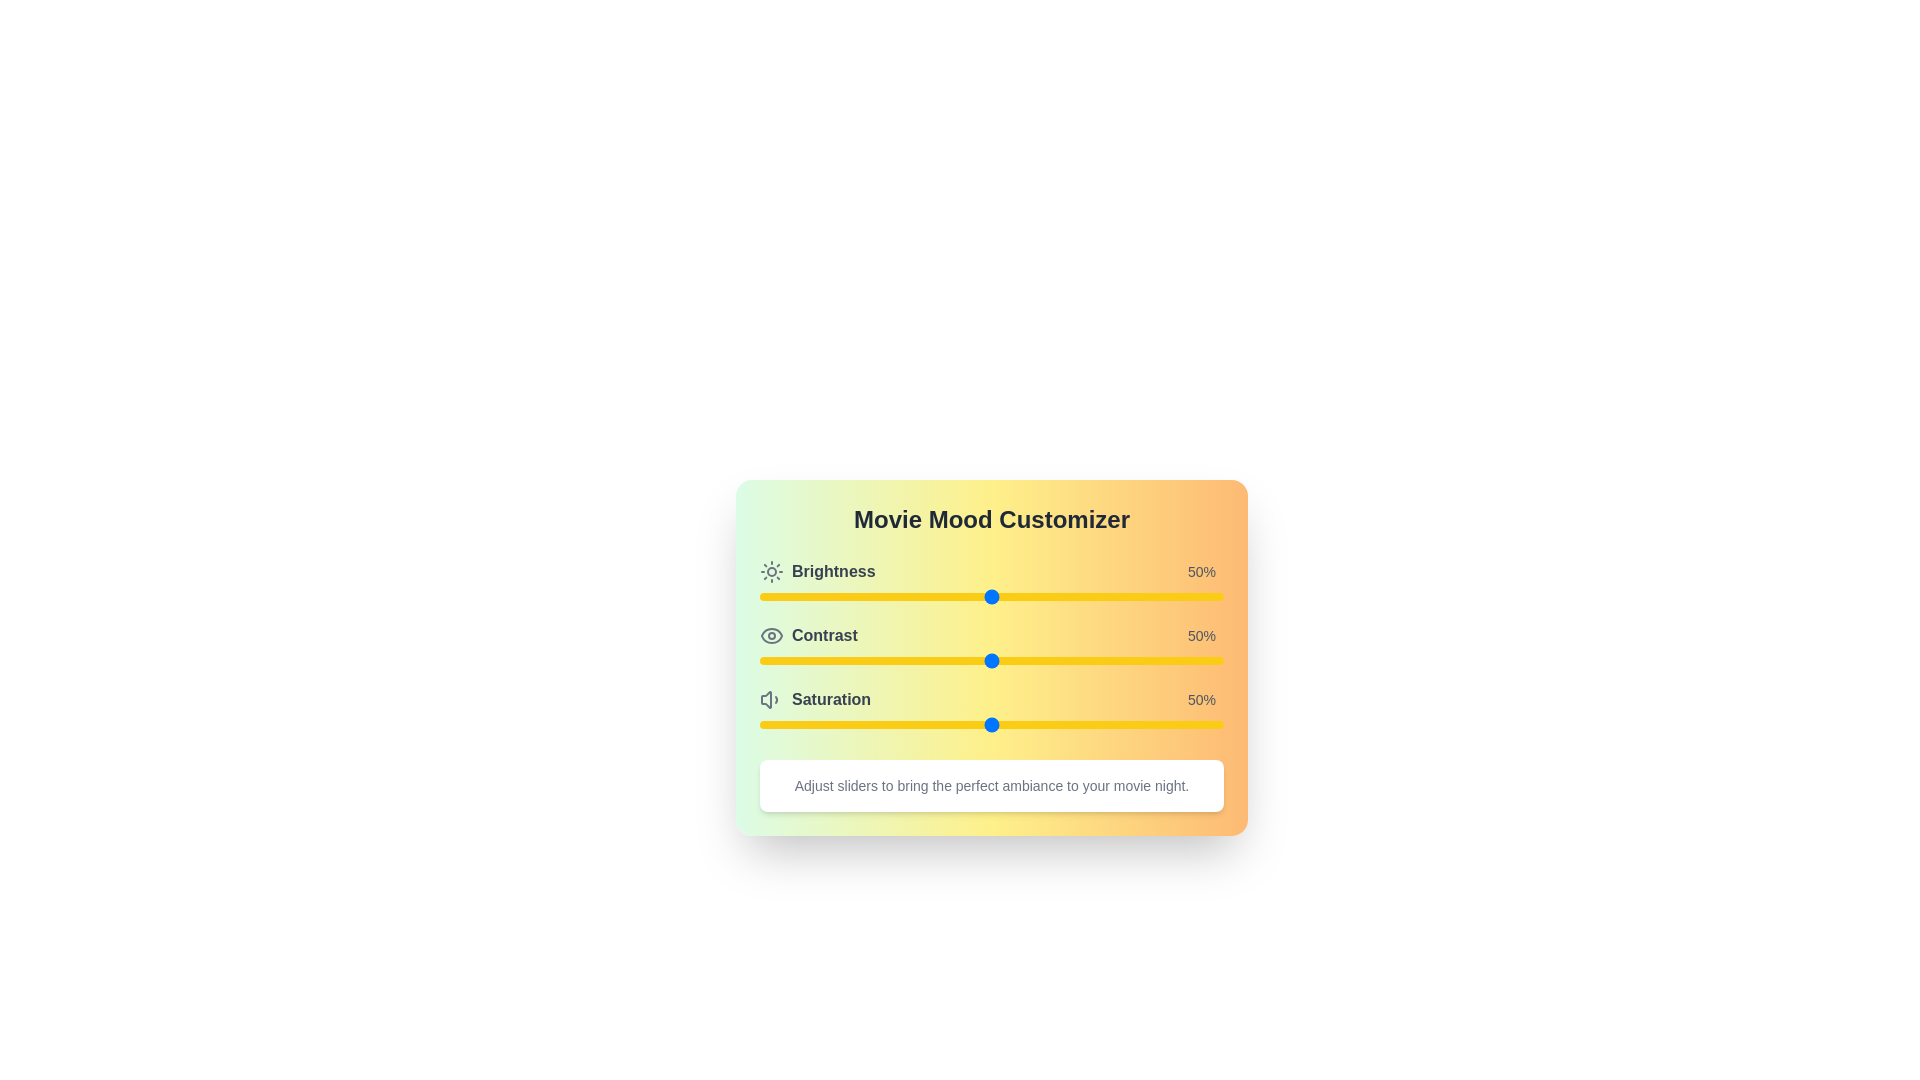 The width and height of the screenshot is (1920, 1080). Describe the element at coordinates (1200, 698) in the screenshot. I see `the Text Display showing '50%' in gray font, located to the right of the 'Saturation' slider in the movie mood customizer section` at that location.